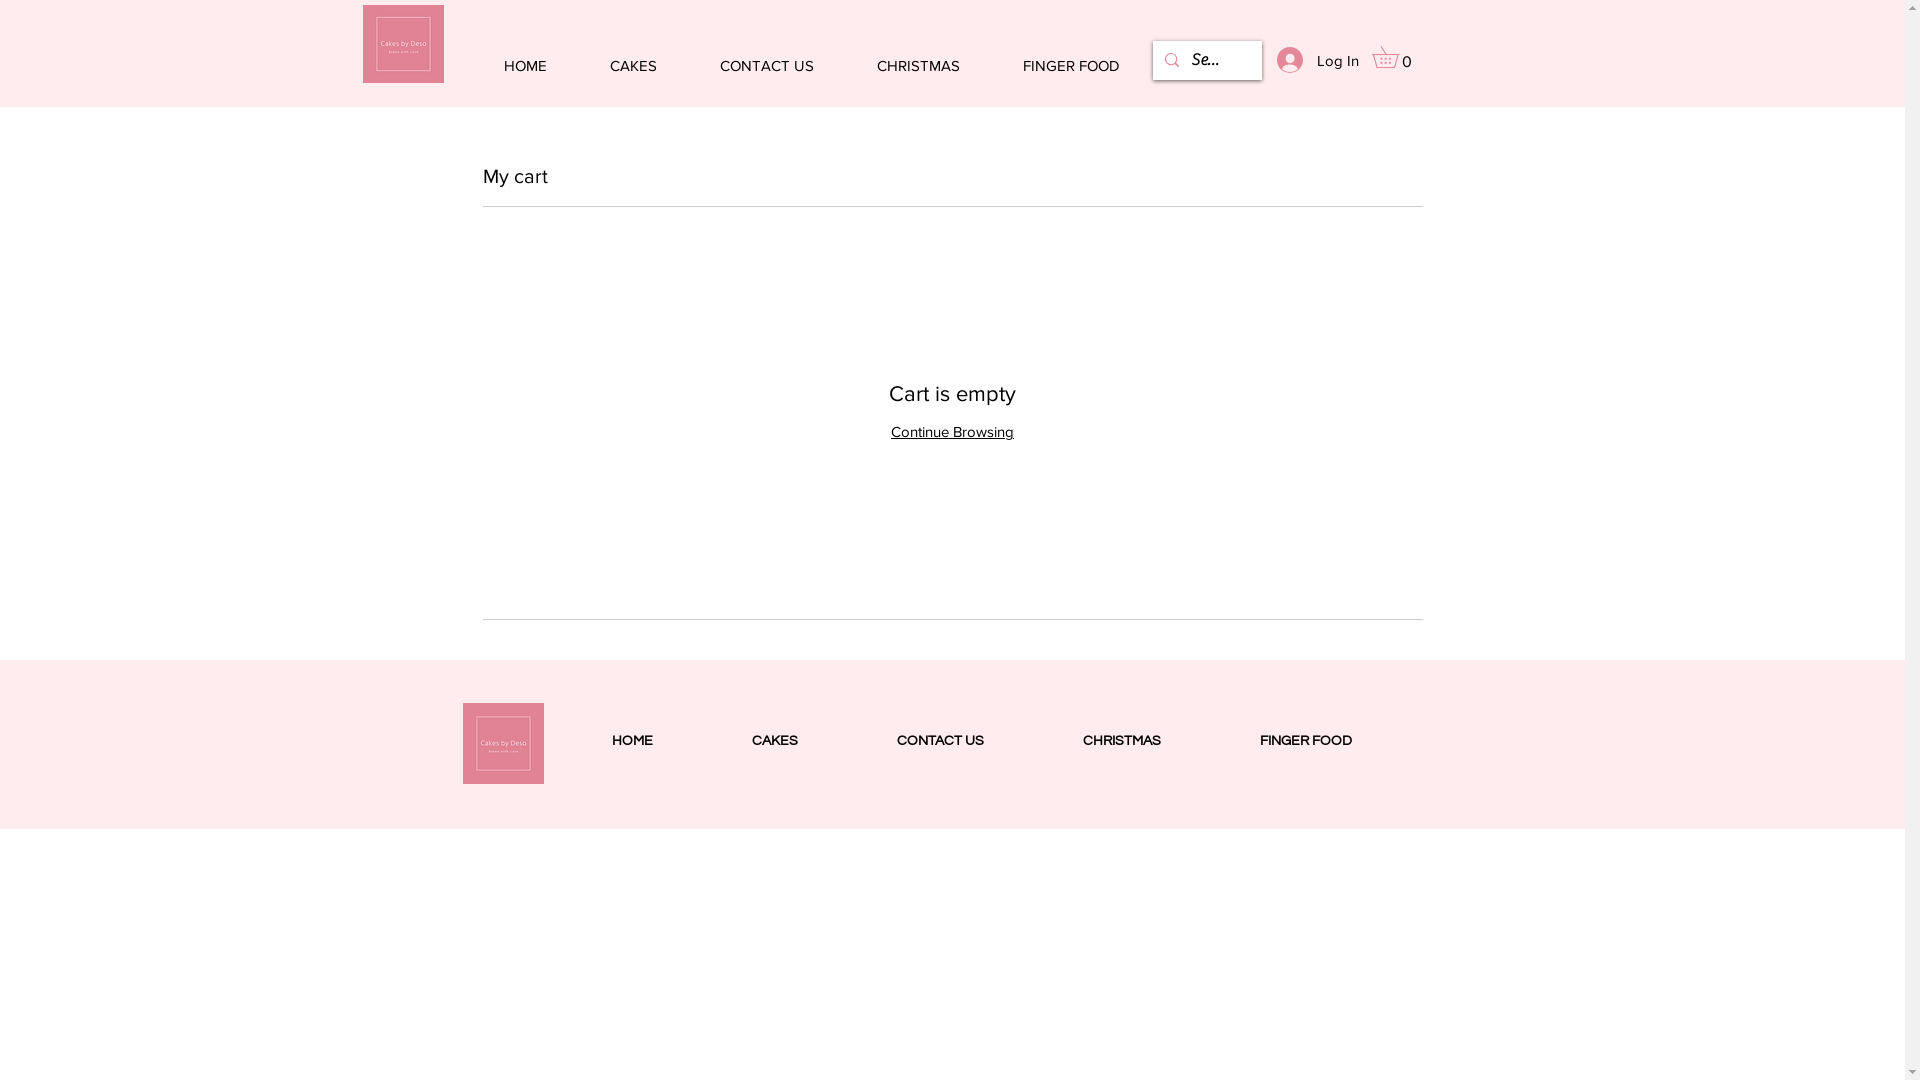 Image resolution: width=1920 pixels, height=1080 pixels. I want to click on 'Continue Browsing', so click(951, 430).